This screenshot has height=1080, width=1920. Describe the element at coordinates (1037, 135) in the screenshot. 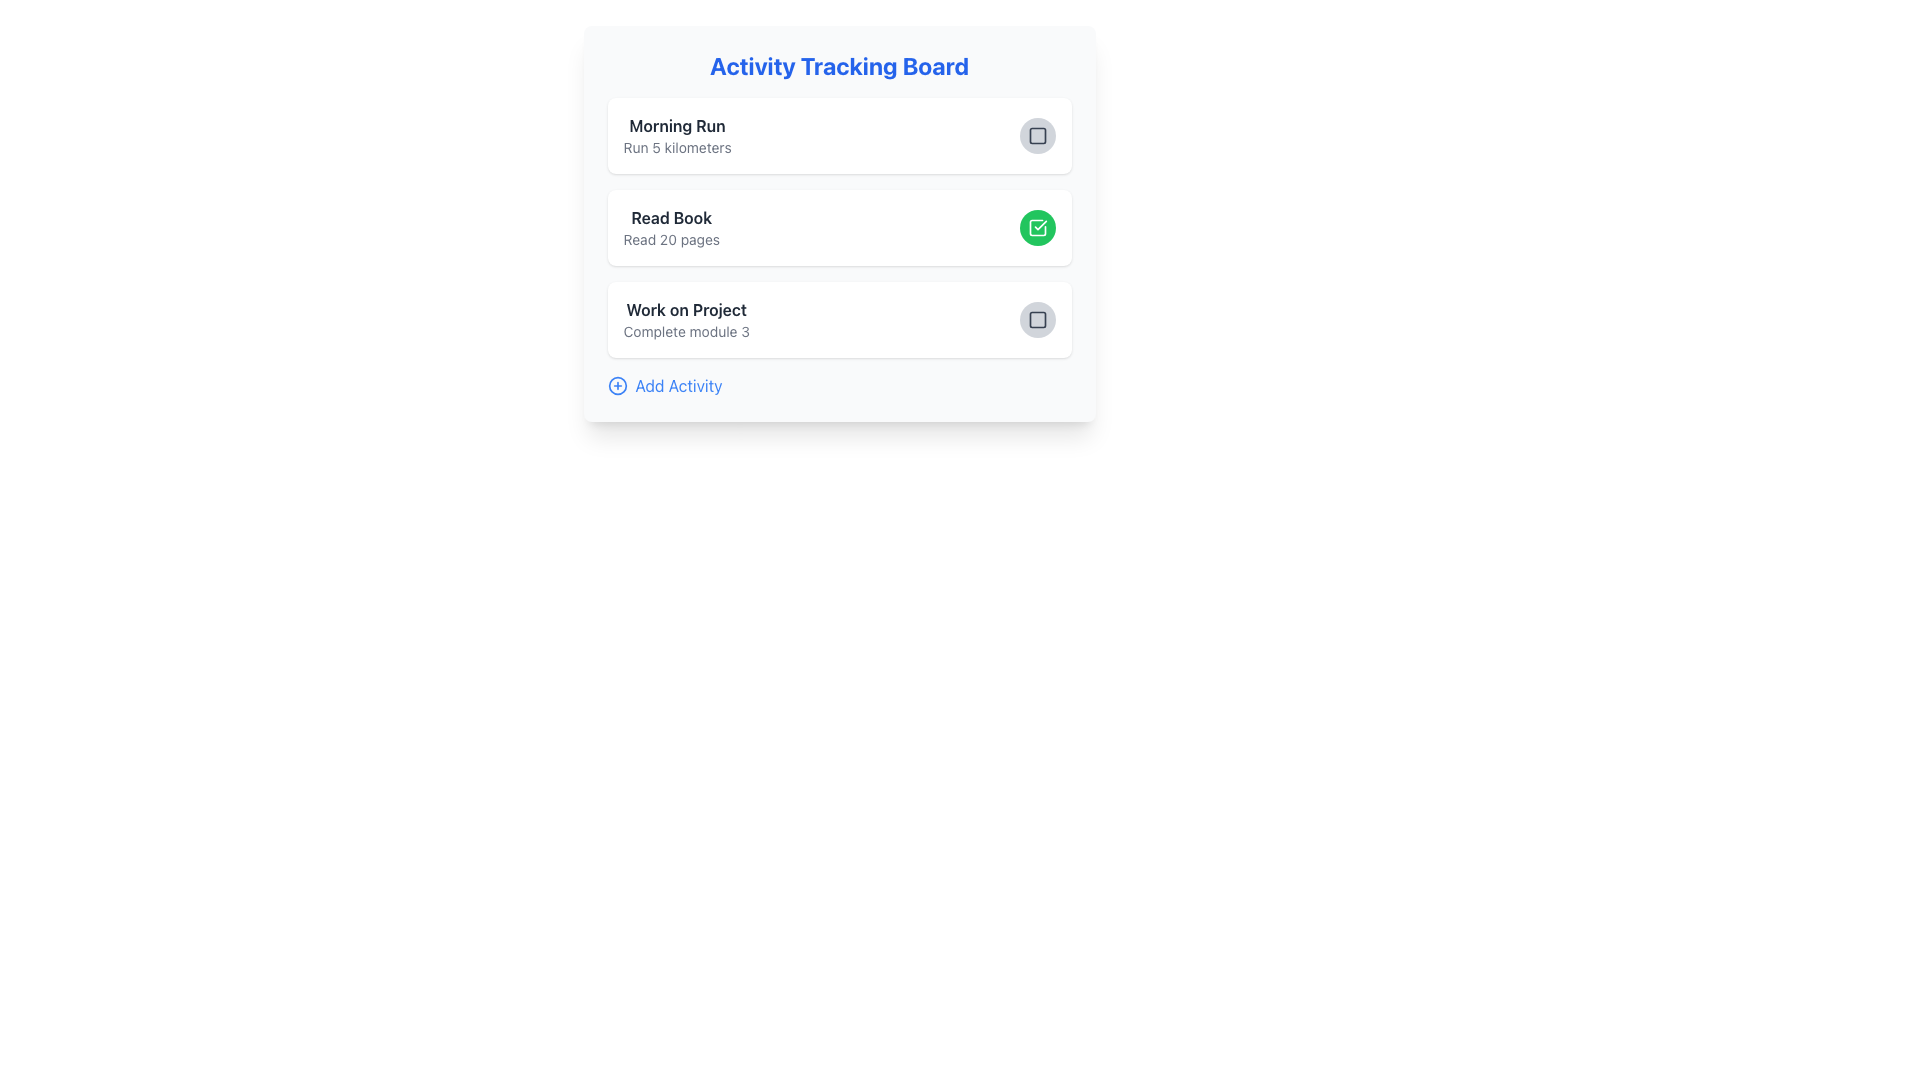

I see `the status icon in the topmost activity row of the 'Activity Tracking Board' for 'Morning Run'` at that location.